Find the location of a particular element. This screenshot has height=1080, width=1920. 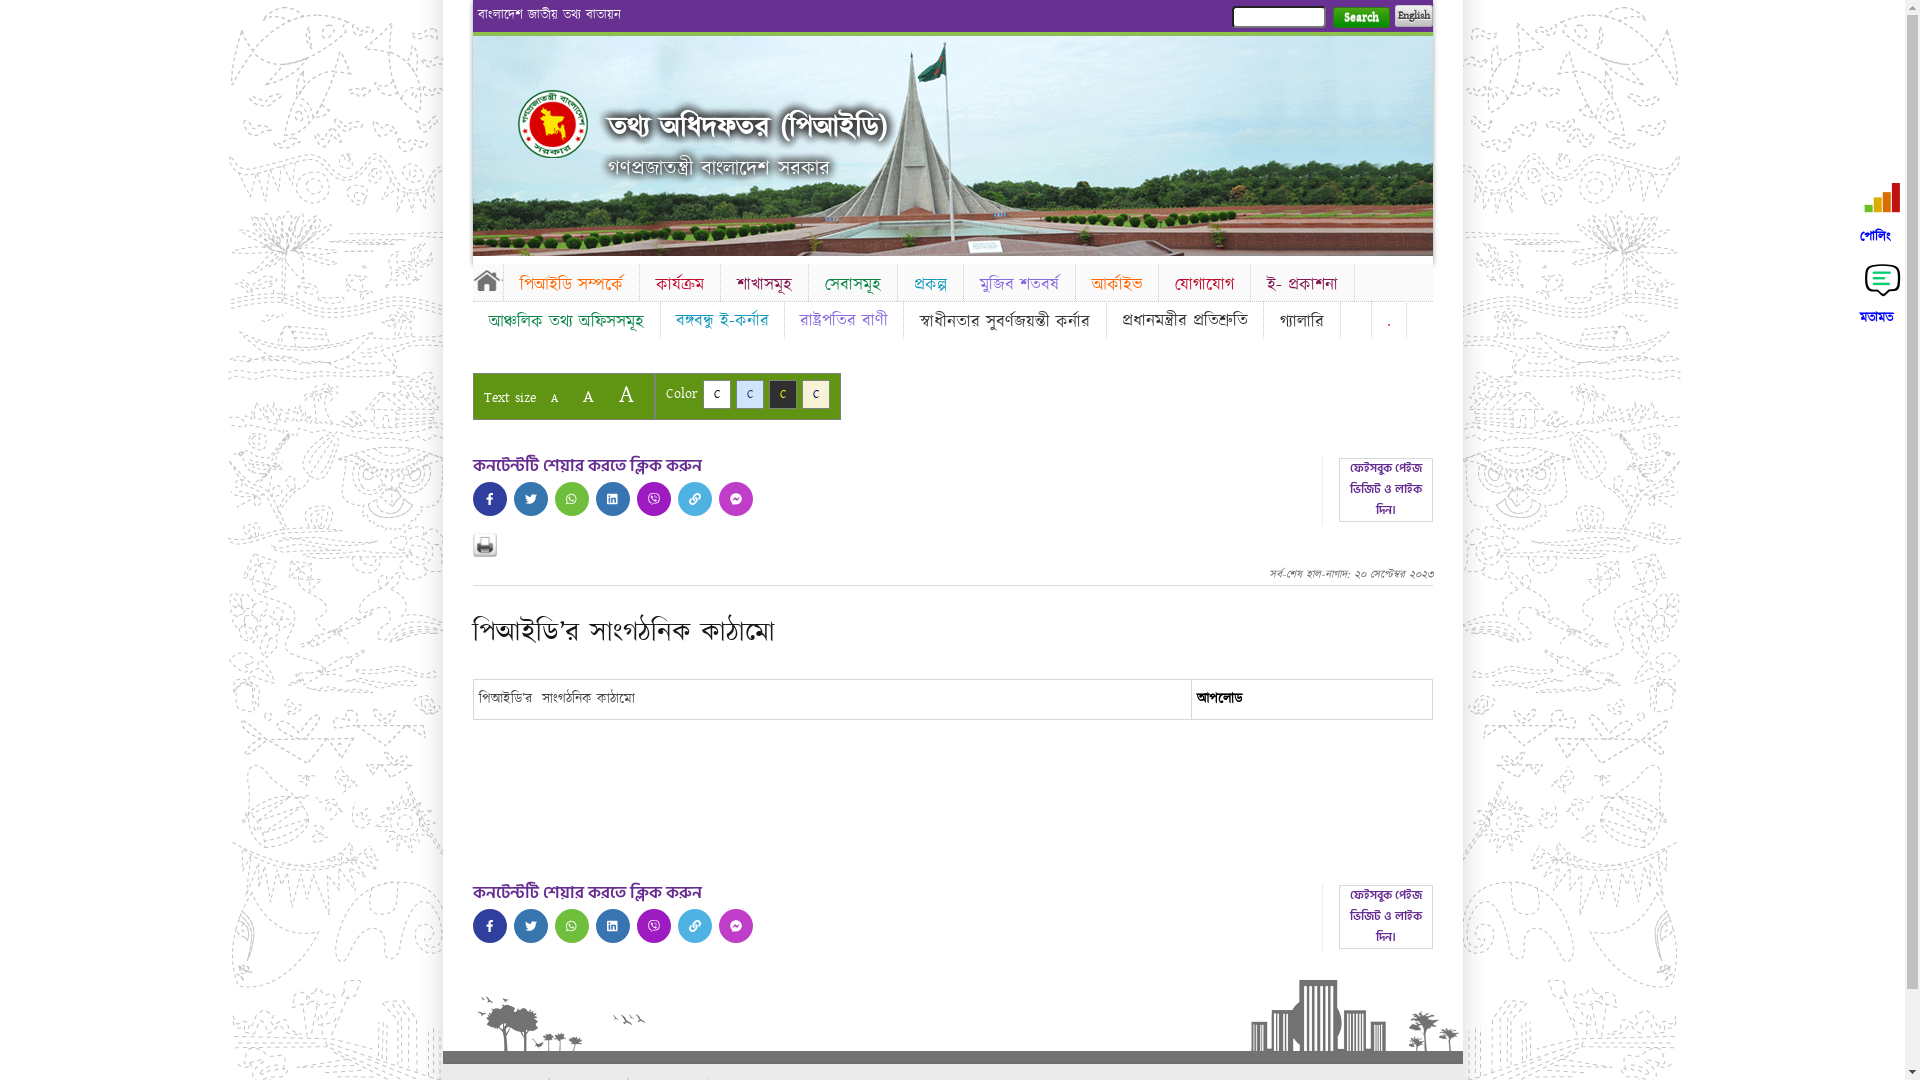

'A' is located at coordinates (624, 394).